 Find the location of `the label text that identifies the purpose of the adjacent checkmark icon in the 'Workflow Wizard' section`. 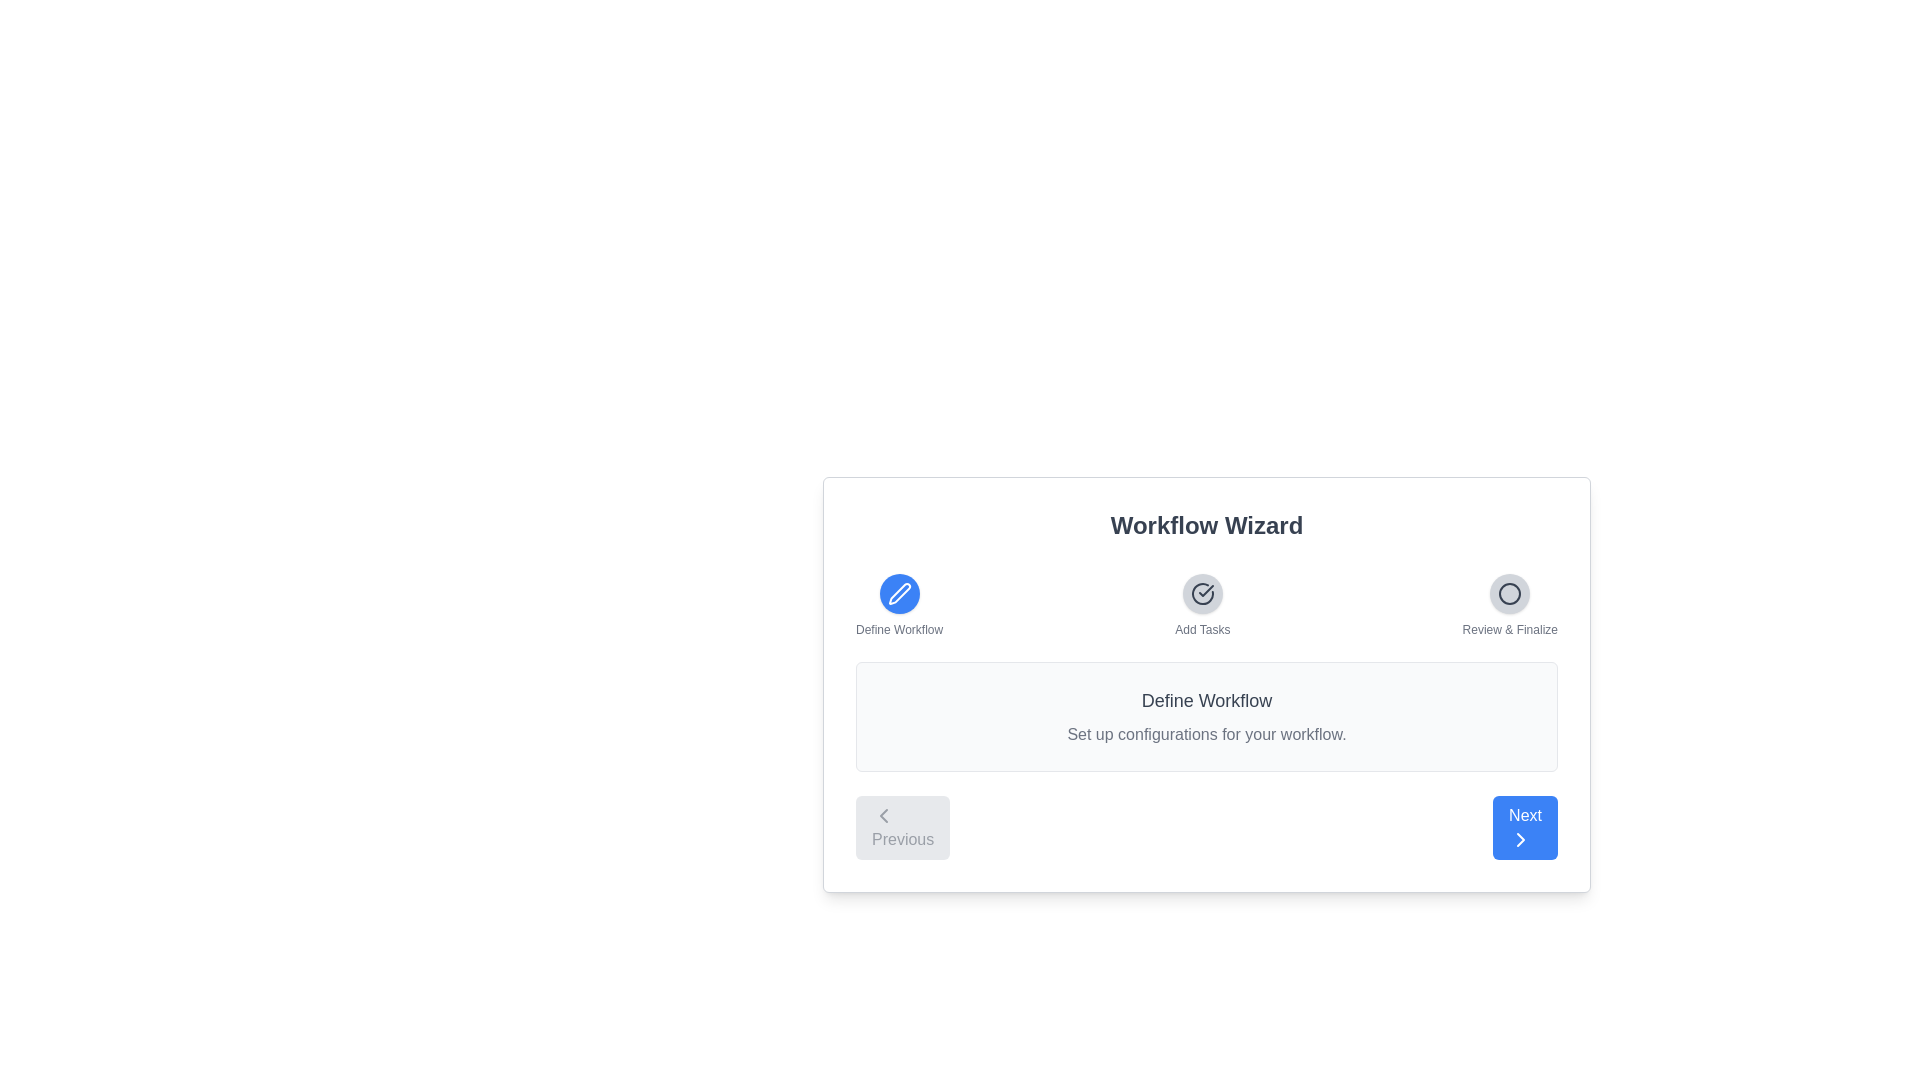

the label text that identifies the purpose of the adjacent checkmark icon in the 'Workflow Wizard' section is located at coordinates (1201, 628).